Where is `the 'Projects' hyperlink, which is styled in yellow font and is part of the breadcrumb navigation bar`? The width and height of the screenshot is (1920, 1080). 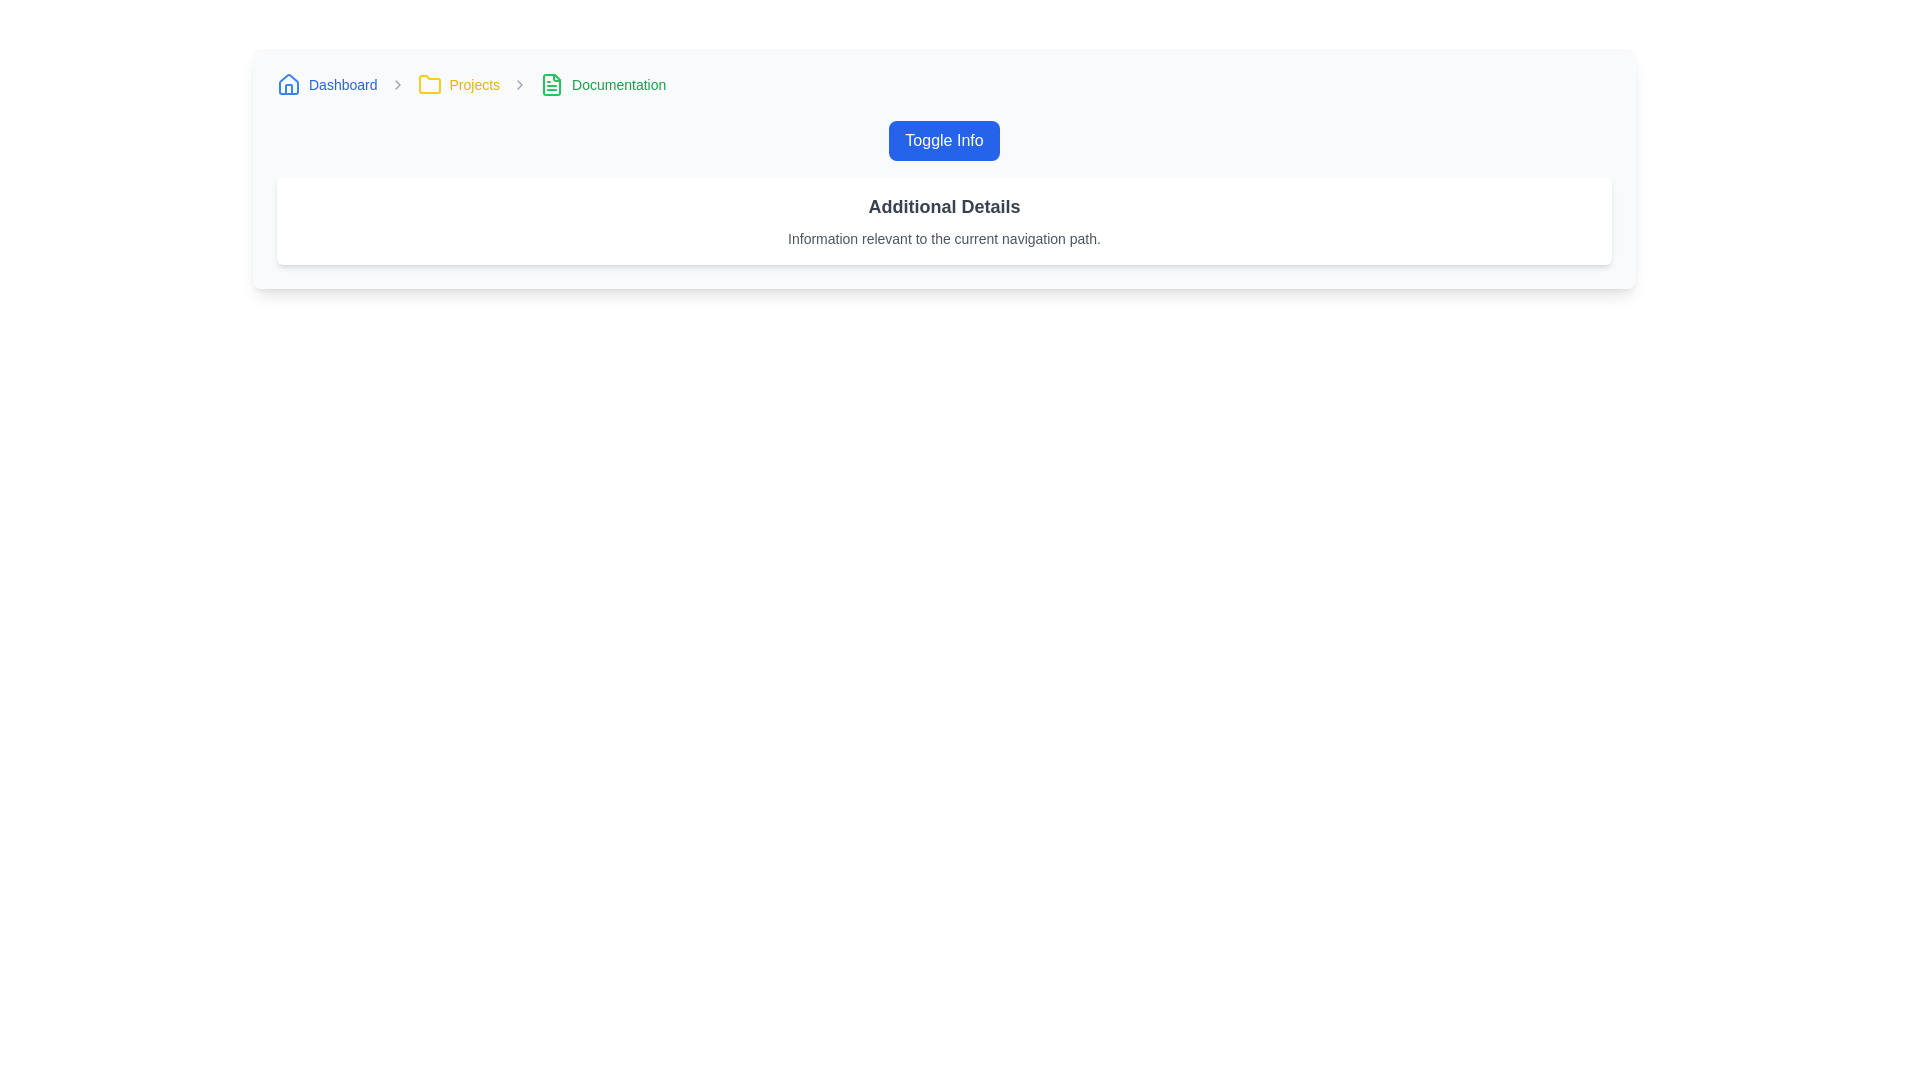
the 'Projects' hyperlink, which is styled in yellow font and is part of the breadcrumb navigation bar is located at coordinates (473, 83).